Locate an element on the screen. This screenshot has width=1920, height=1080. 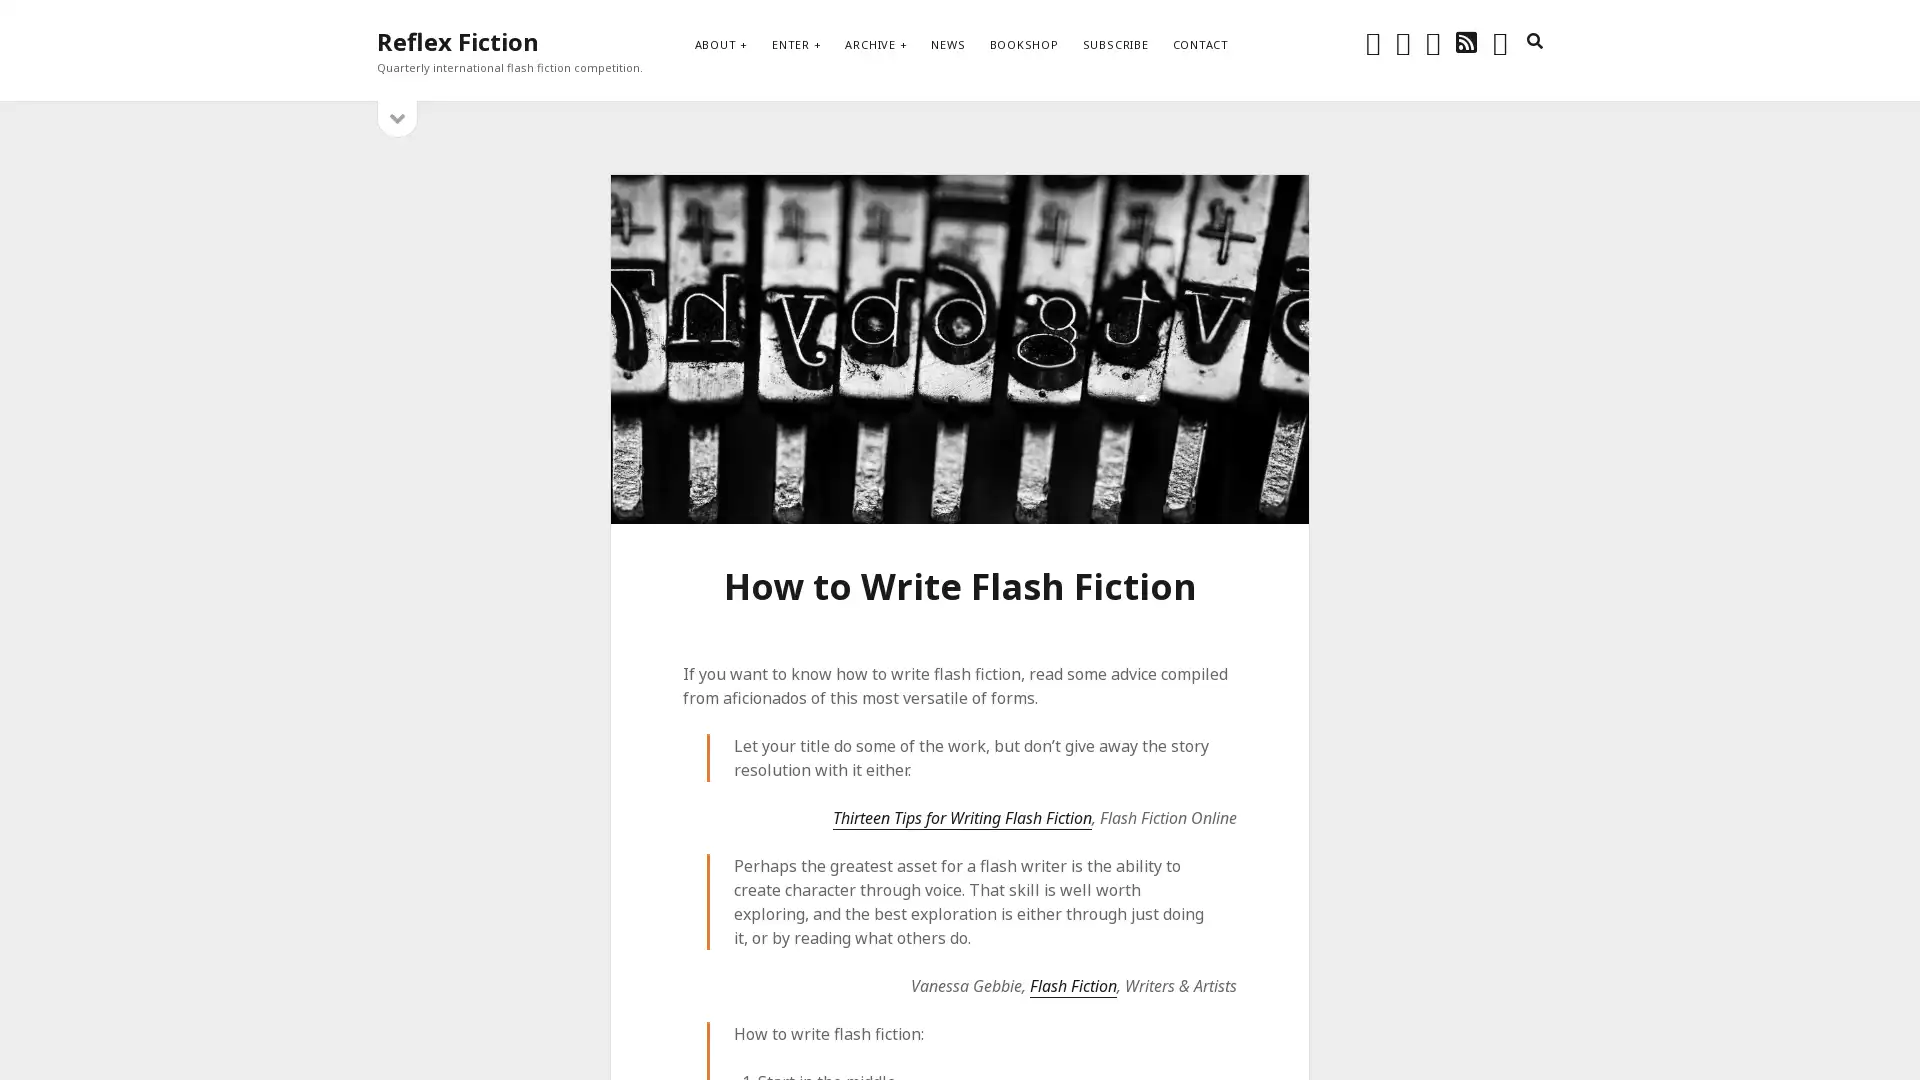
Subscribe is located at coordinates (1207, 231).